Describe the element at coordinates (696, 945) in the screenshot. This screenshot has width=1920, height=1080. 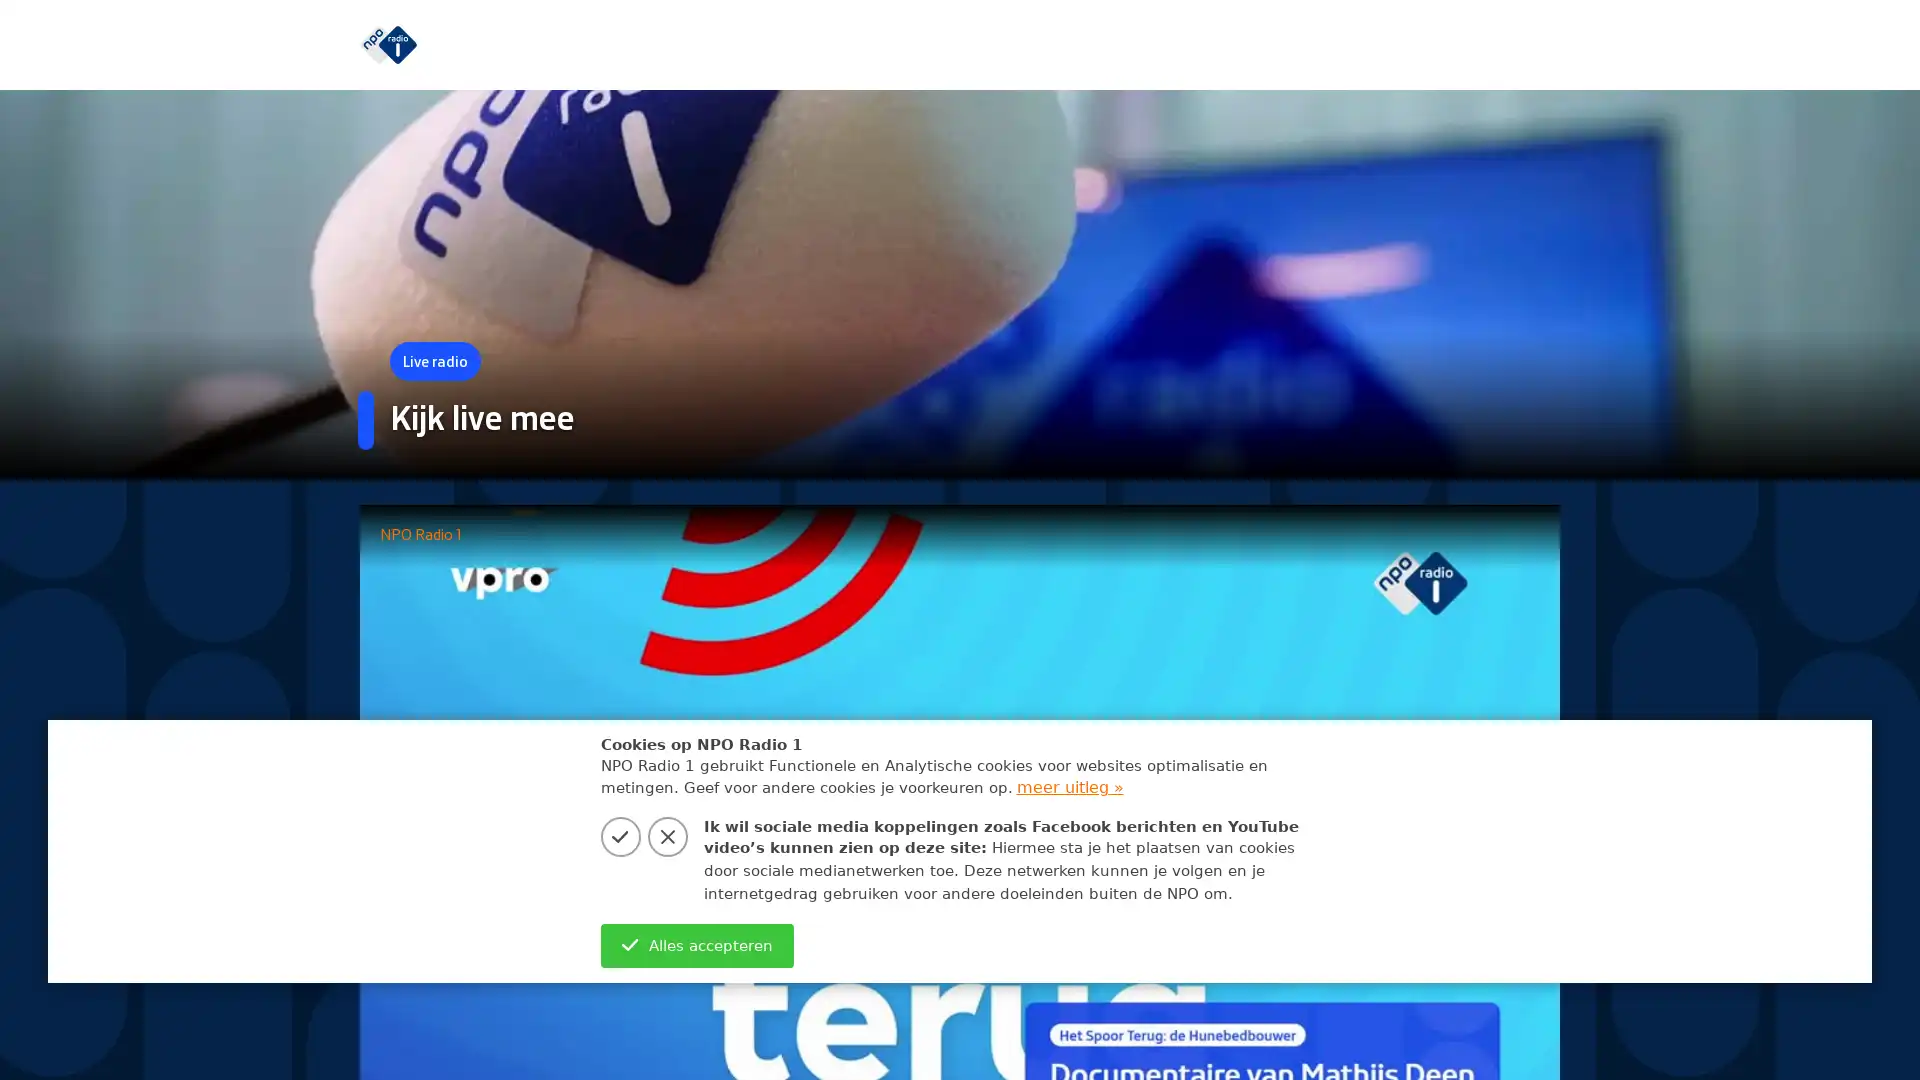
I see `Alles accepteren` at that location.